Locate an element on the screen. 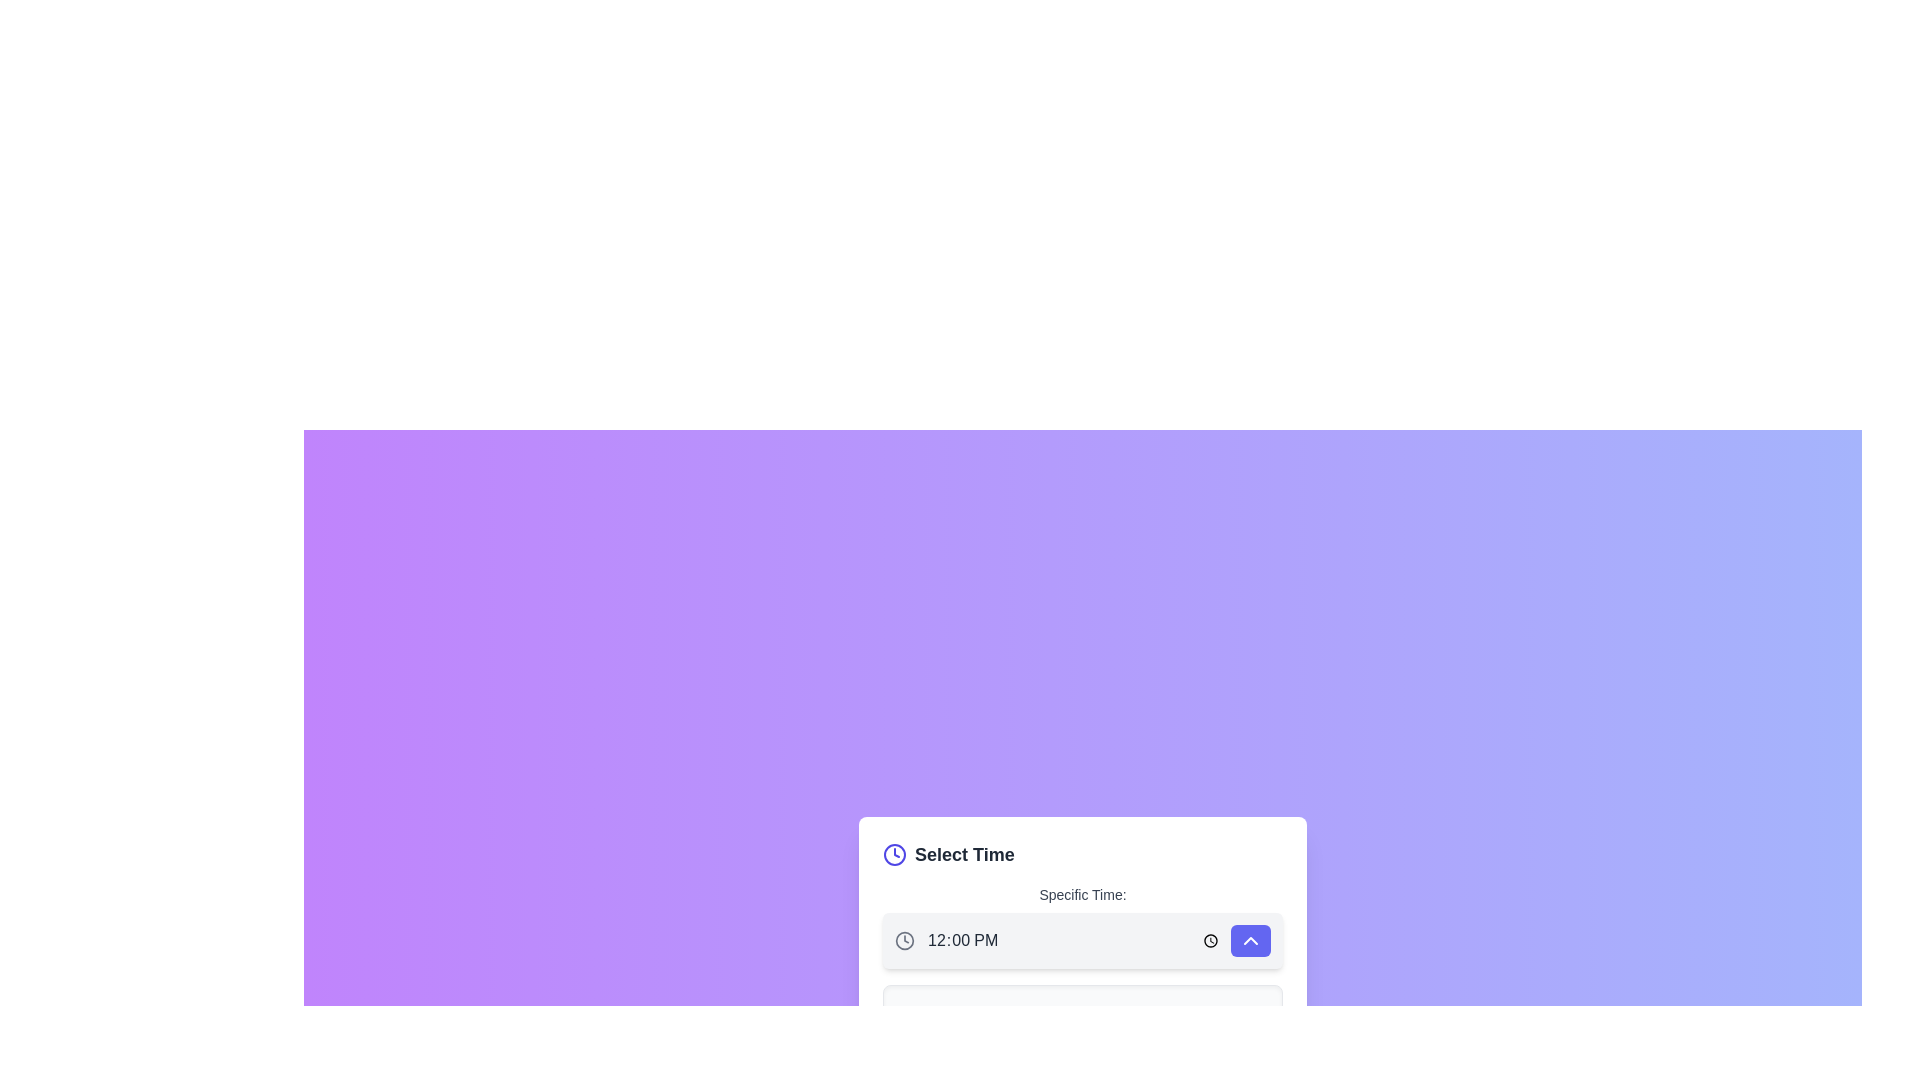 This screenshot has width=1920, height=1080. the label that serves as a heading for the time selection components, positioned to the right of the clock icon at the top of the box is located at coordinates (964, 855).